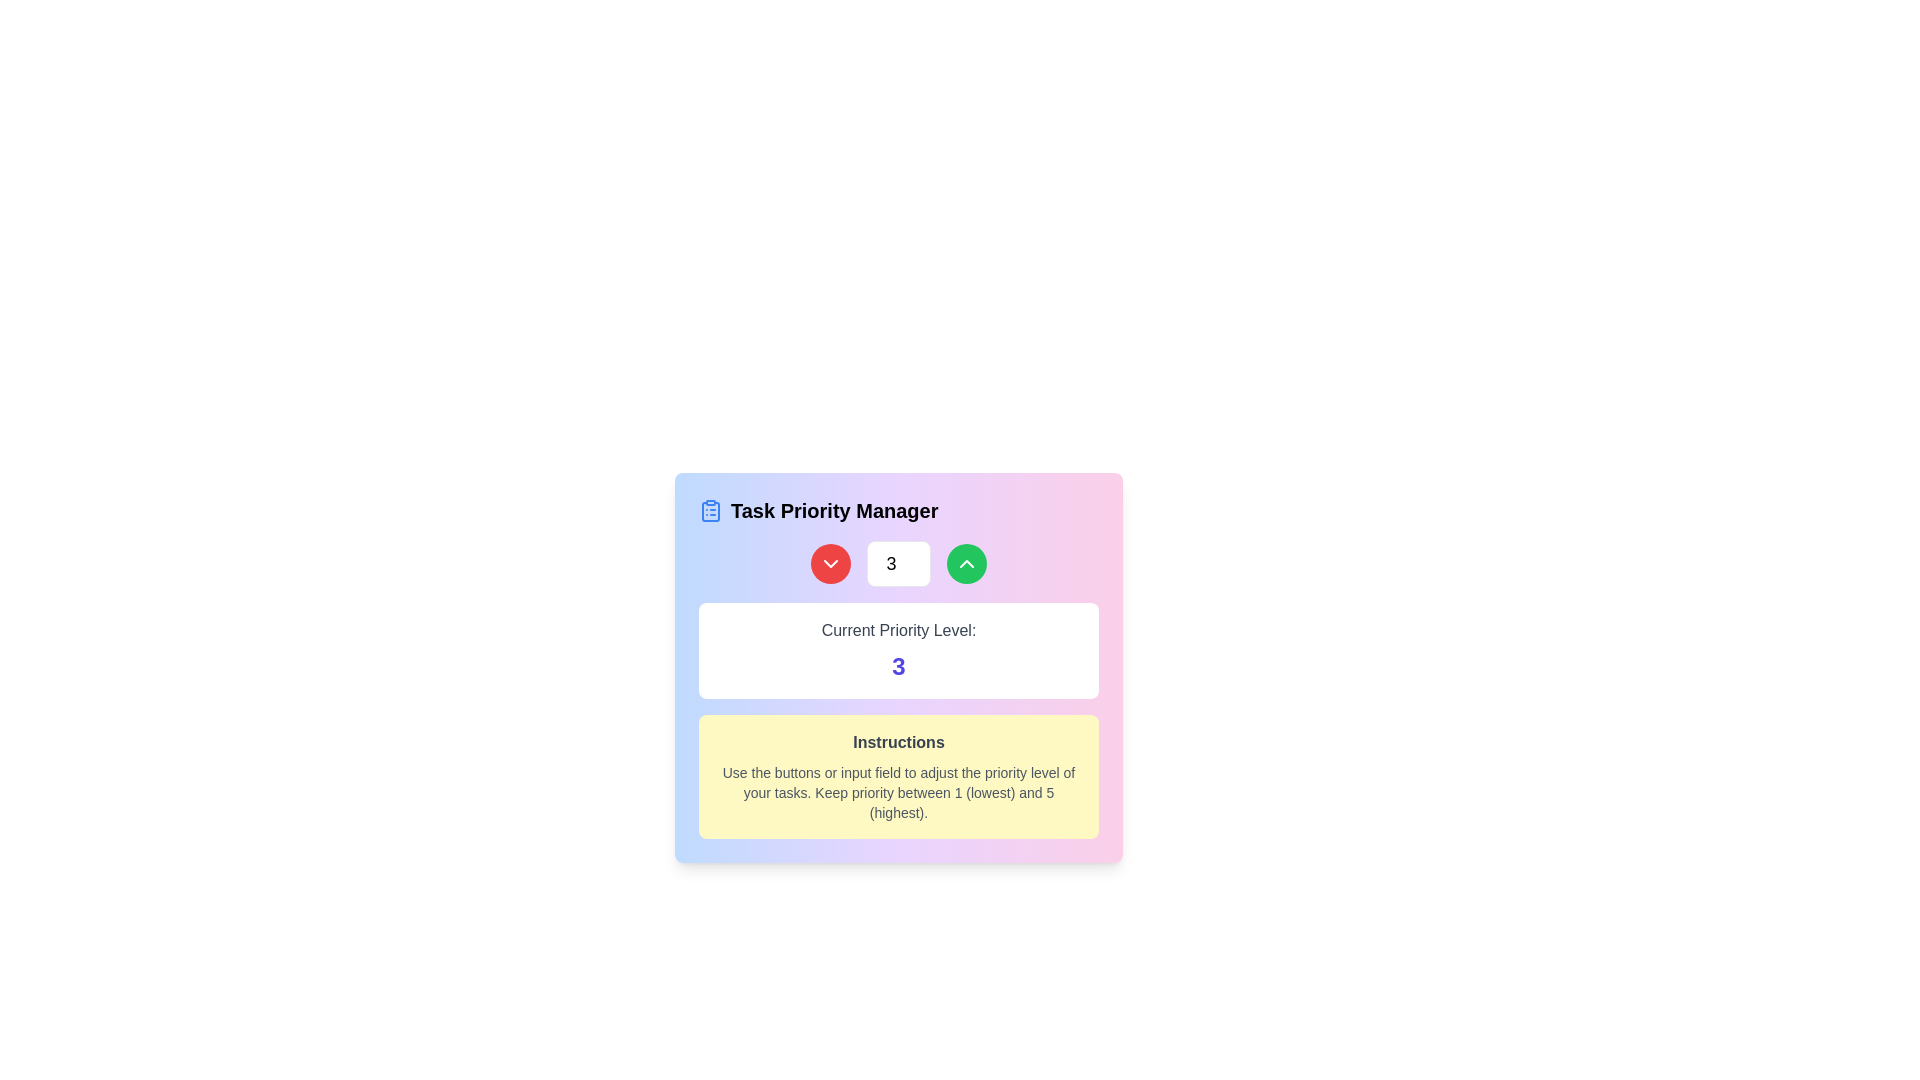  I want to click on the Label with an Icon that serves as the title for managing task priorities, which is positioned at the top of the gradient-colored card interface, so click(897, 509).